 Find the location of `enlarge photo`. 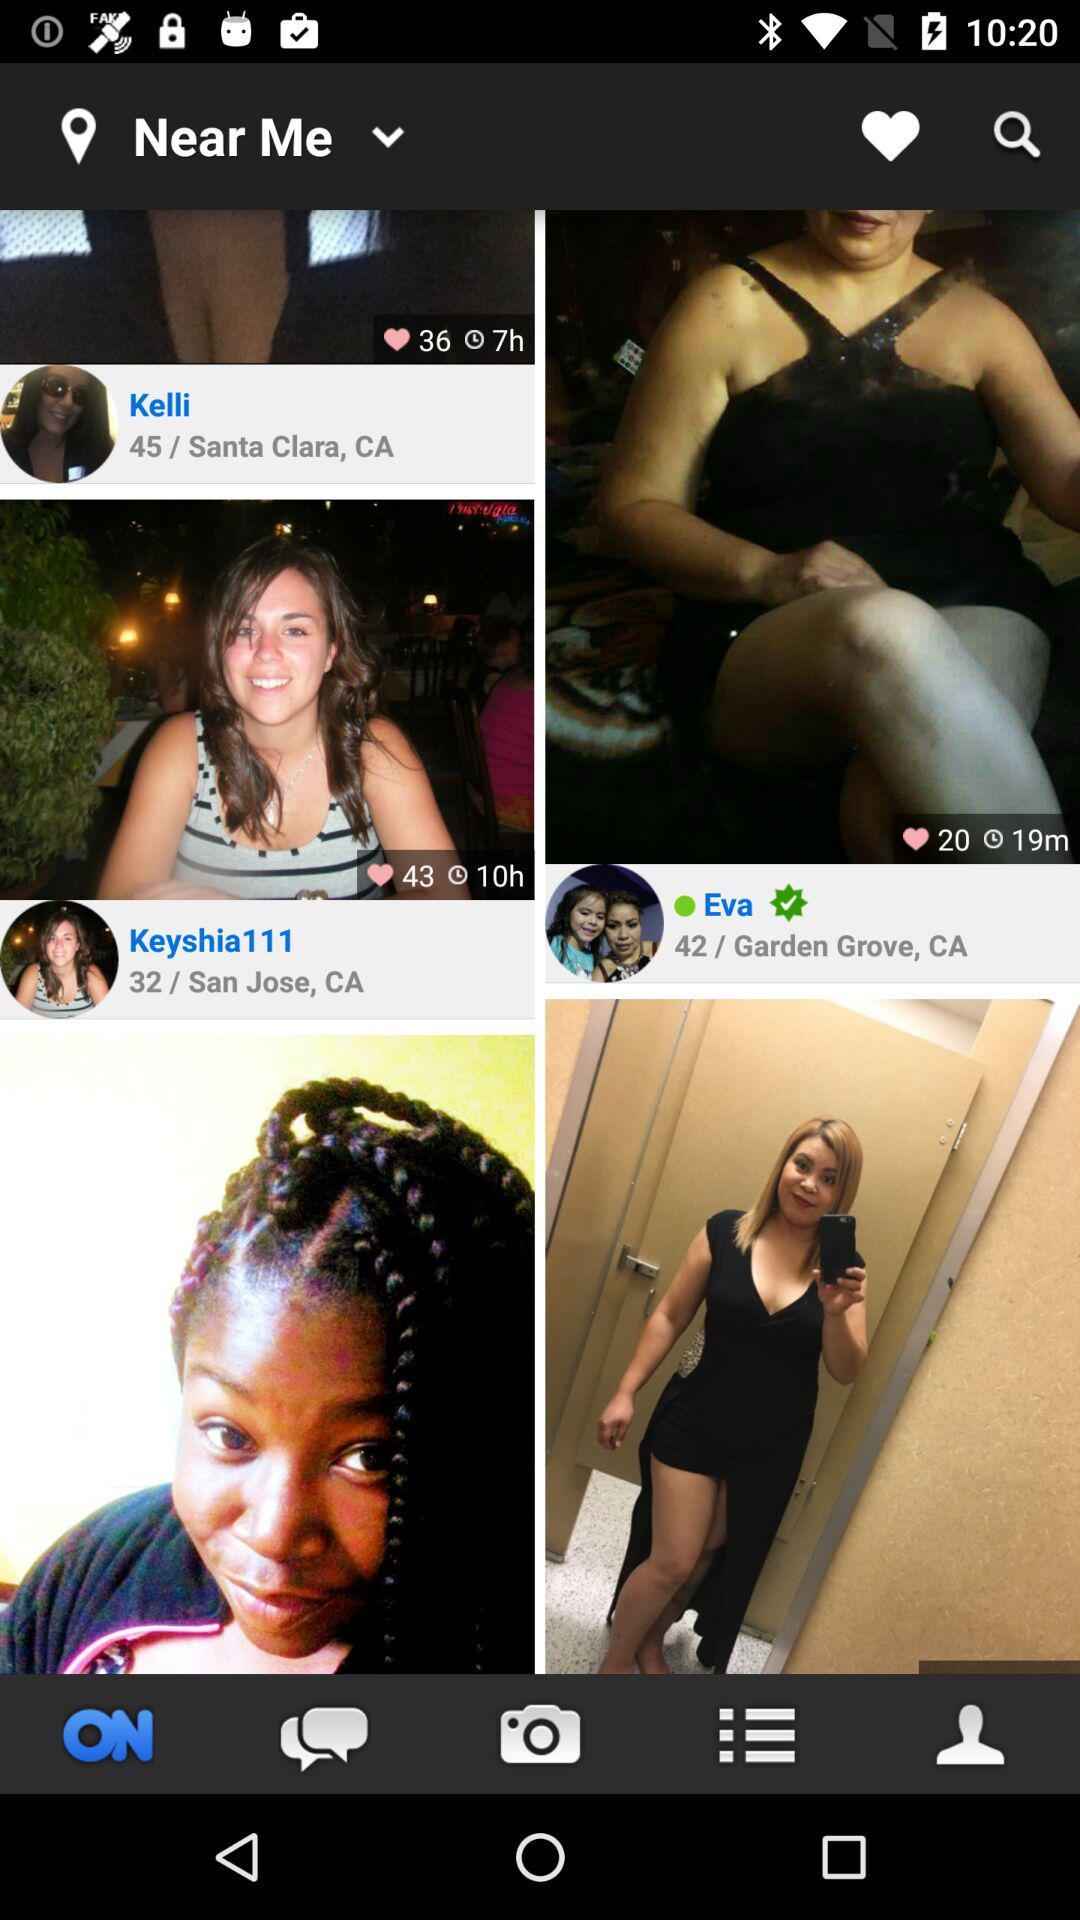

enlarge photo is located at coordinates (266, 1354).